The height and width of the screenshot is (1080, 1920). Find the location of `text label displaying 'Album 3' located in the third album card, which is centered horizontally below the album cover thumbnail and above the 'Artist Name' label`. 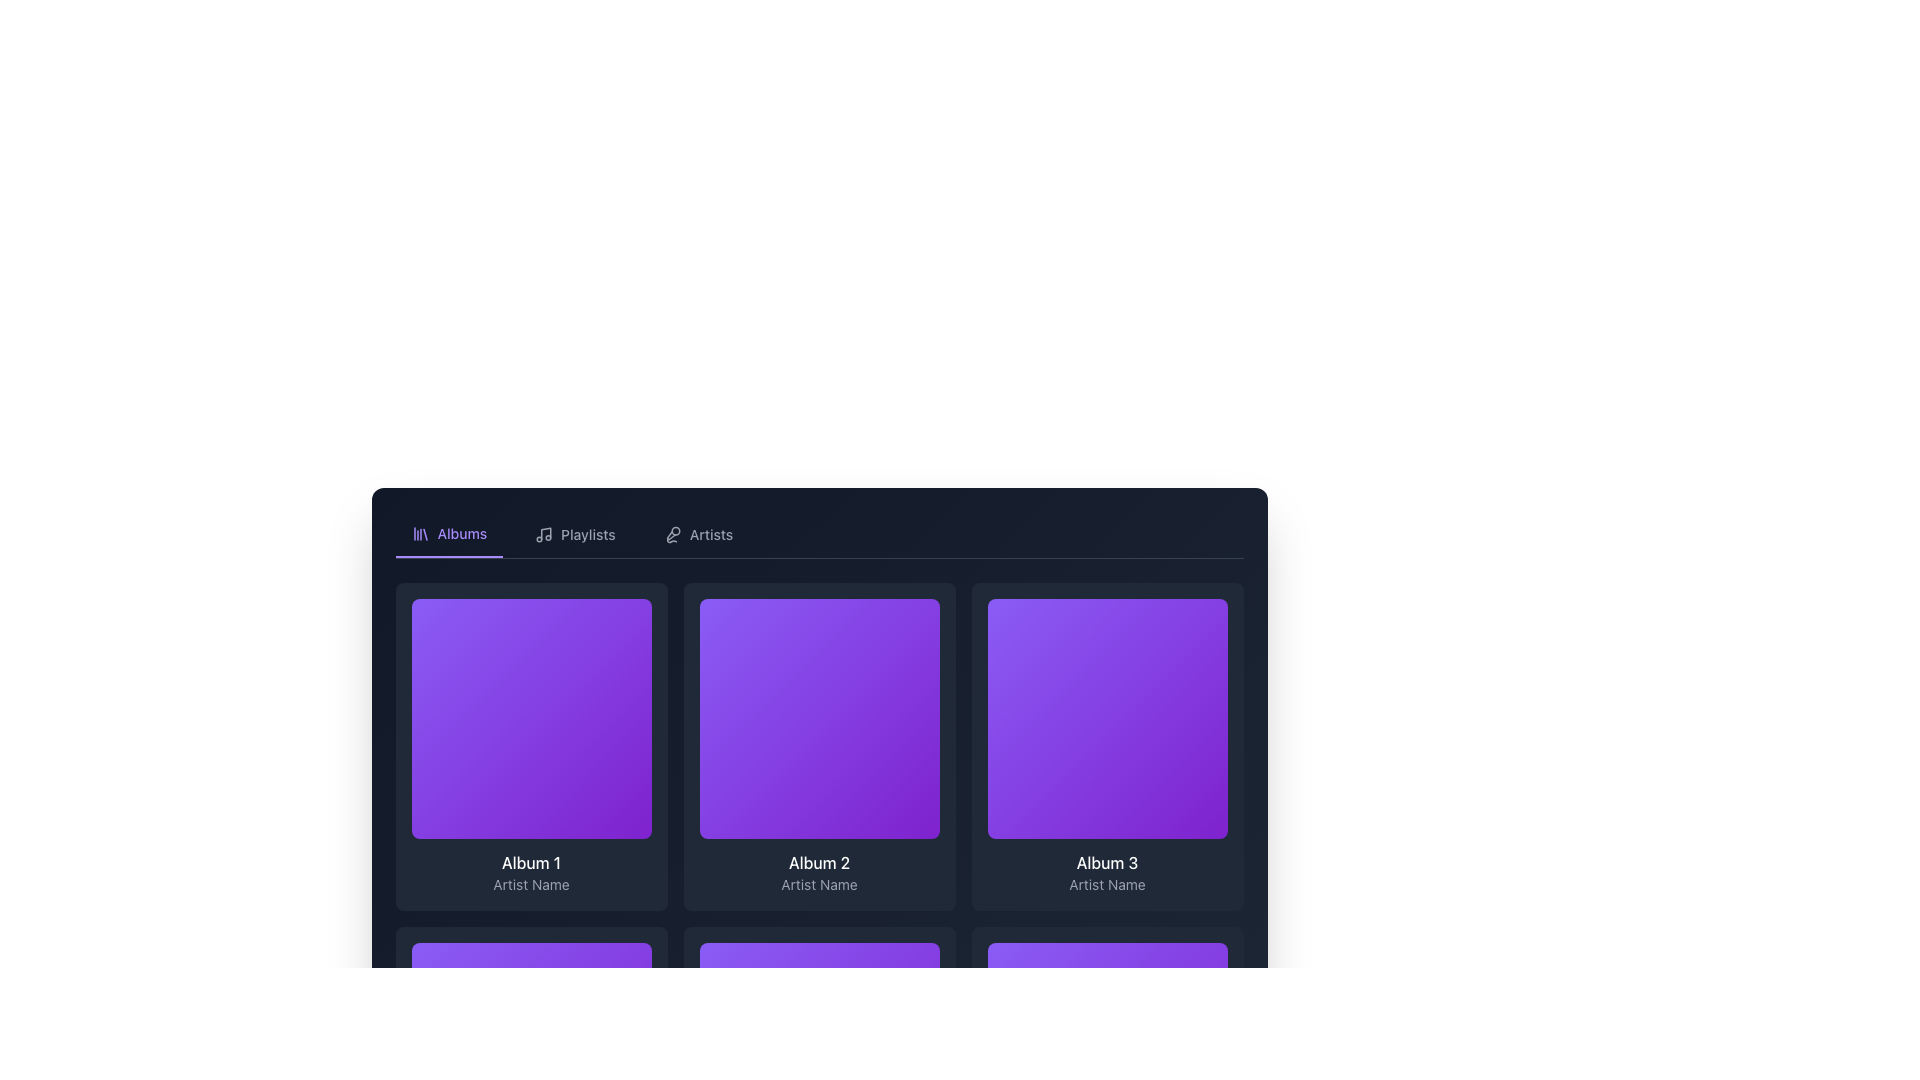

text label displaying 'Album 3' located in the third album card, which is centered horizontally below the album cover thumbnail and above the 'Artist Name' label is located at coordinates (1106, 862).